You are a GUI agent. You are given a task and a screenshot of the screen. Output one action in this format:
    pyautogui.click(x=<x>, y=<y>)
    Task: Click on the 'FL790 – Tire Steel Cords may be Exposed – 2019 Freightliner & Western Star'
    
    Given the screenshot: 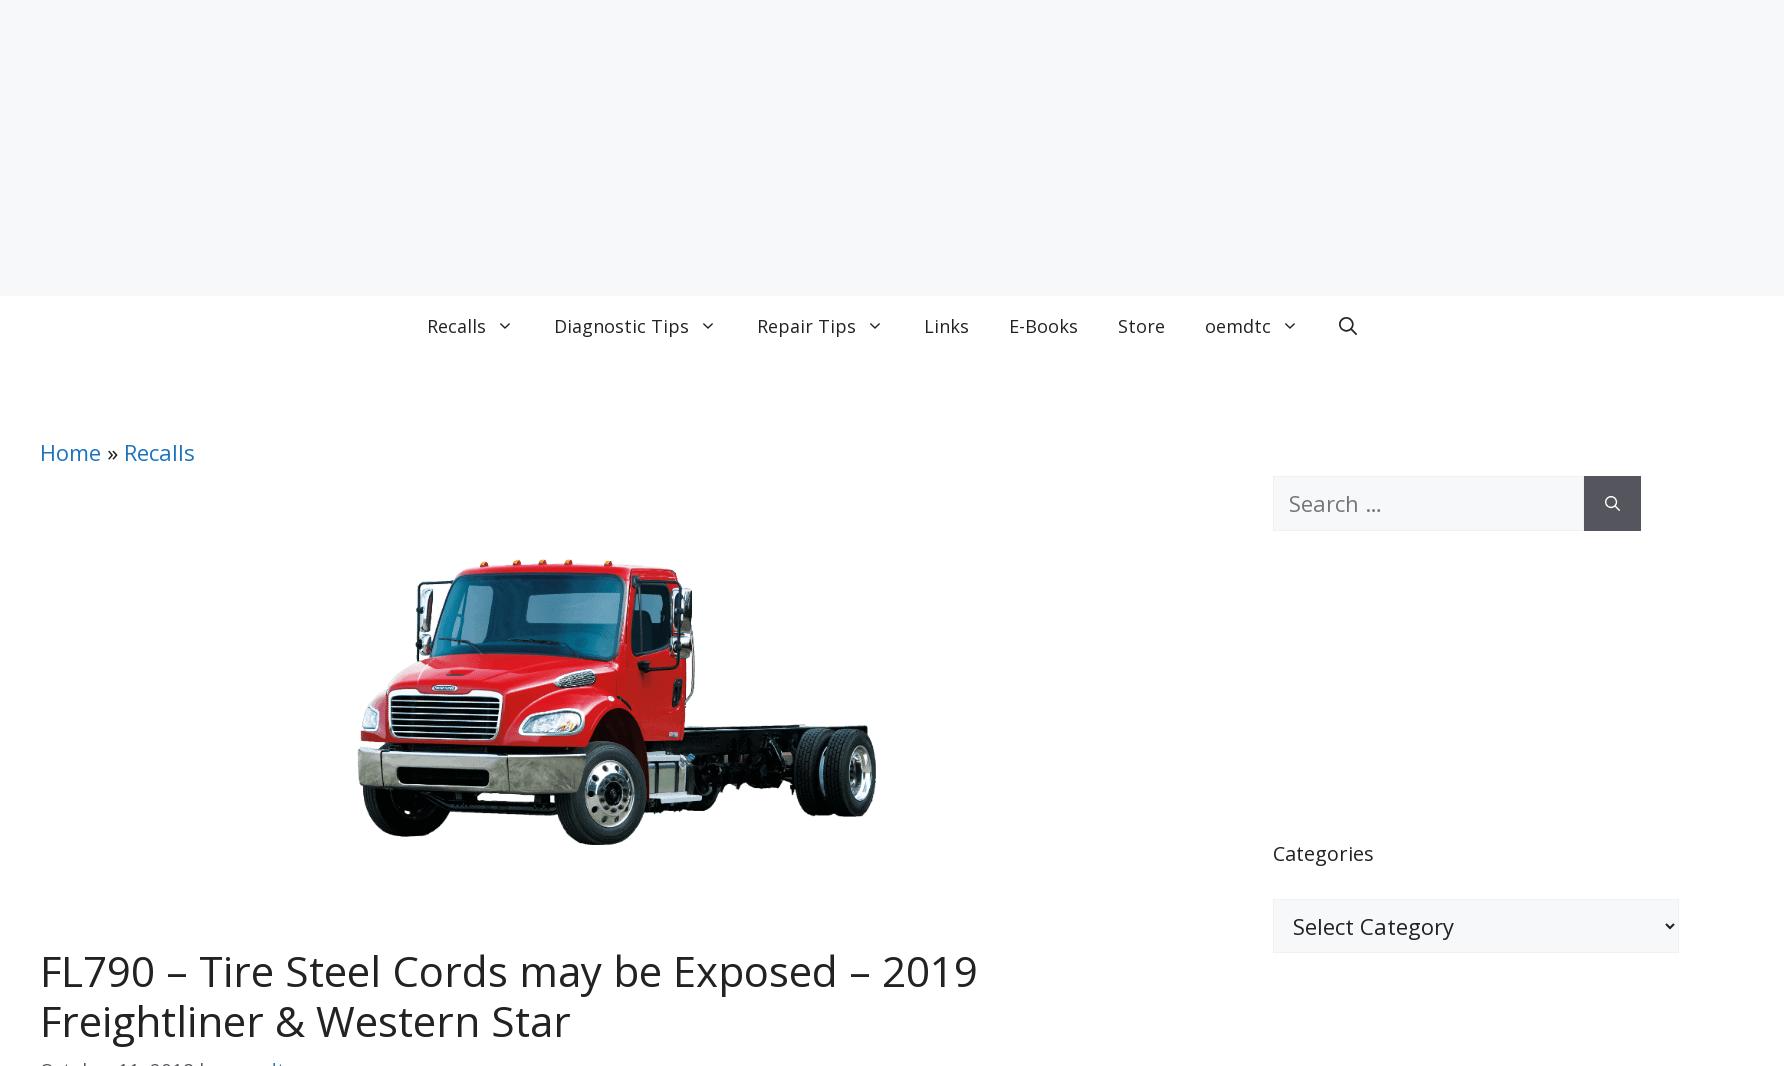 What is the action you would take?
    pyautogui.click(x=508, y=995)
    